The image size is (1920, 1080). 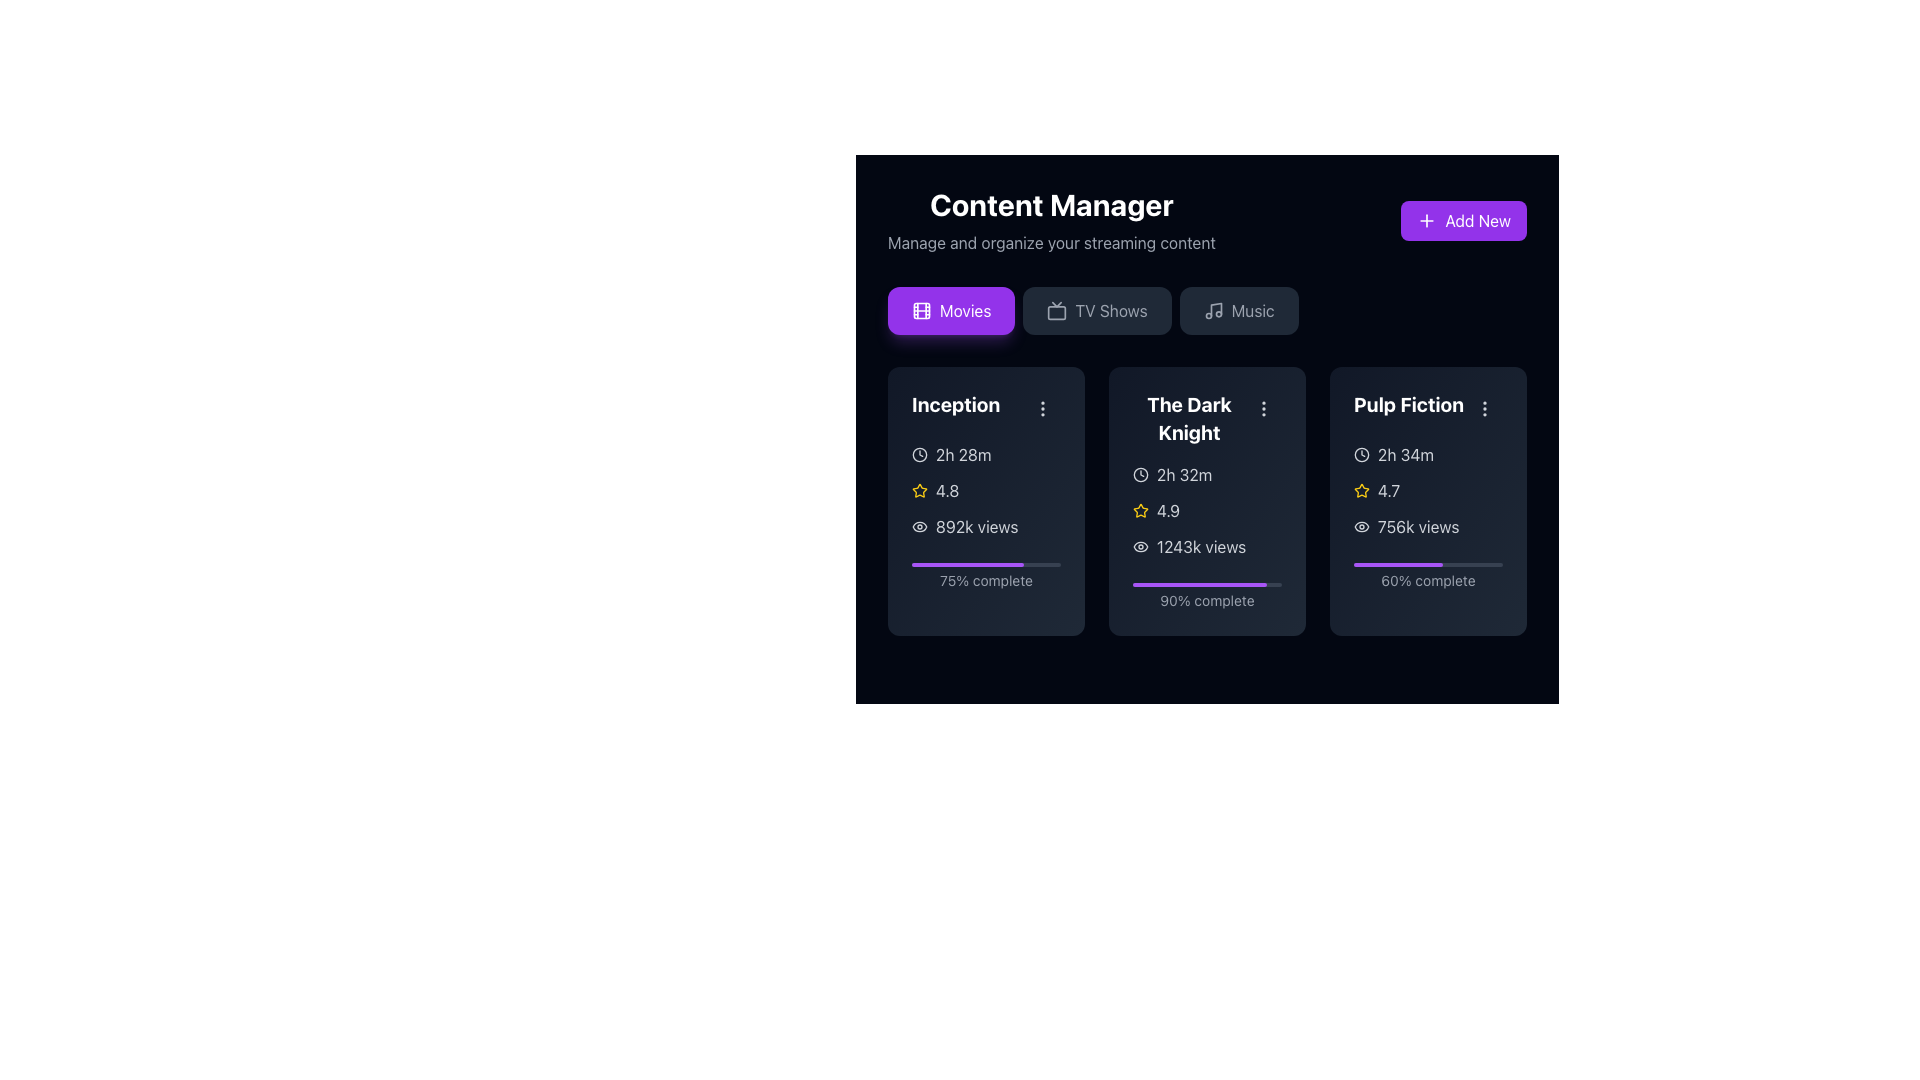 What do you see at coordinates (920, 311) in the screenshot?
I see `the film icon within the purple button labeled 'Movies', which is styled with detailing lines representing film strips and is located to the left in a group of buttons` at bounding box center [920, 311].